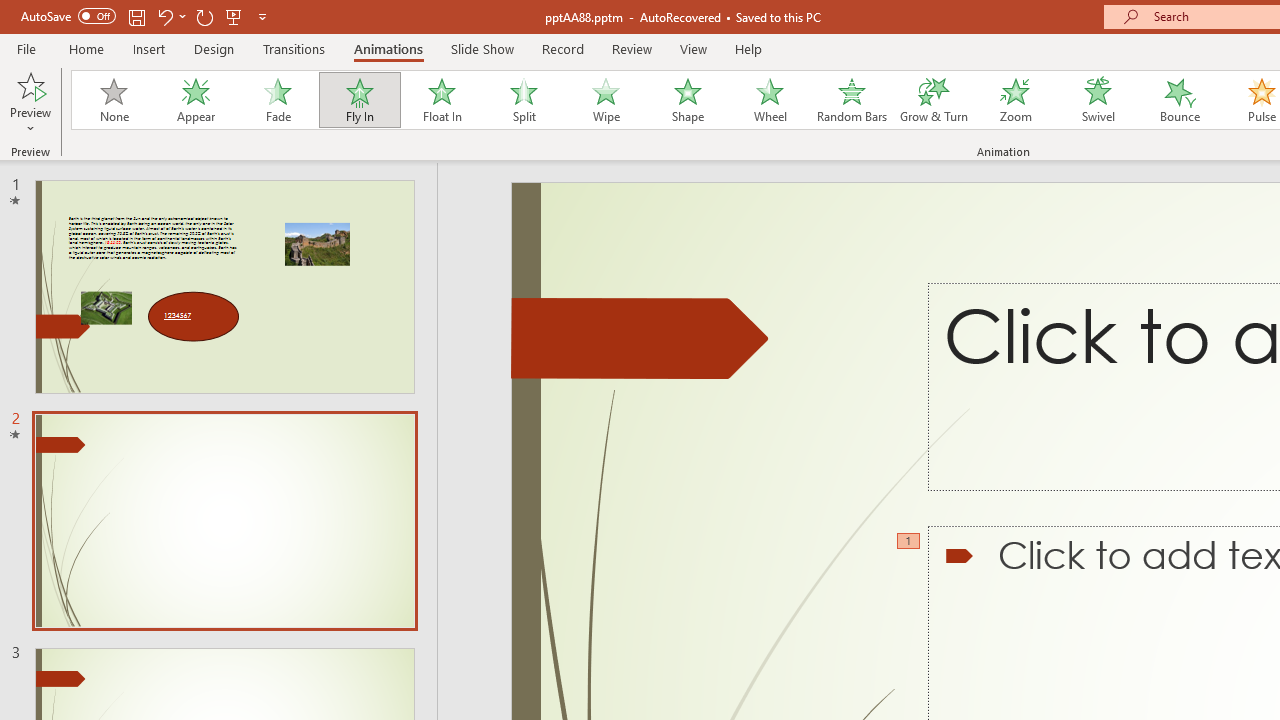  I want to click on 'Appear', so click(195, 100).